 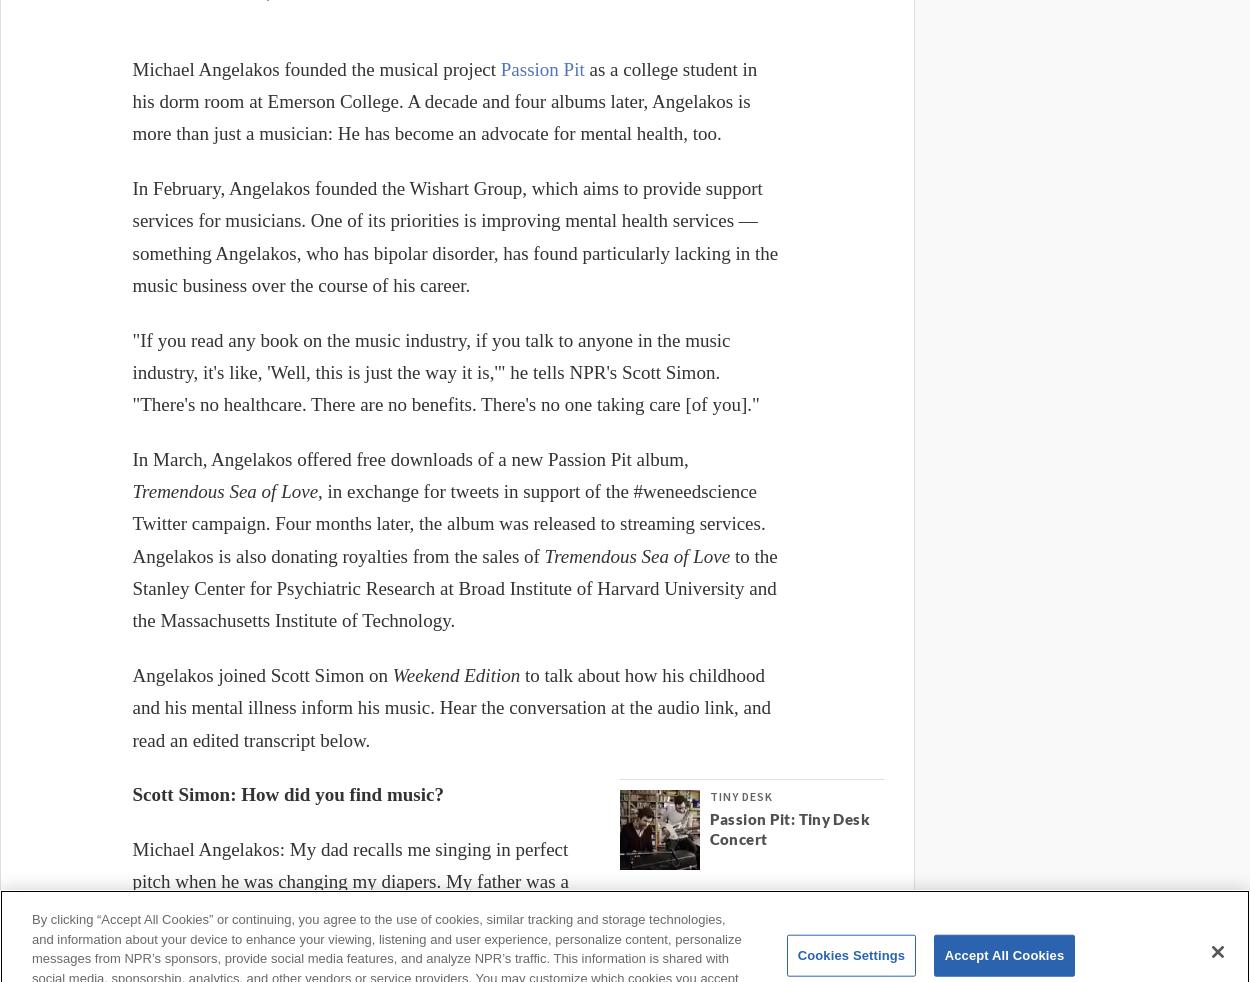 I want to click on 'Tiny Desk', so click(x=739, y=796).